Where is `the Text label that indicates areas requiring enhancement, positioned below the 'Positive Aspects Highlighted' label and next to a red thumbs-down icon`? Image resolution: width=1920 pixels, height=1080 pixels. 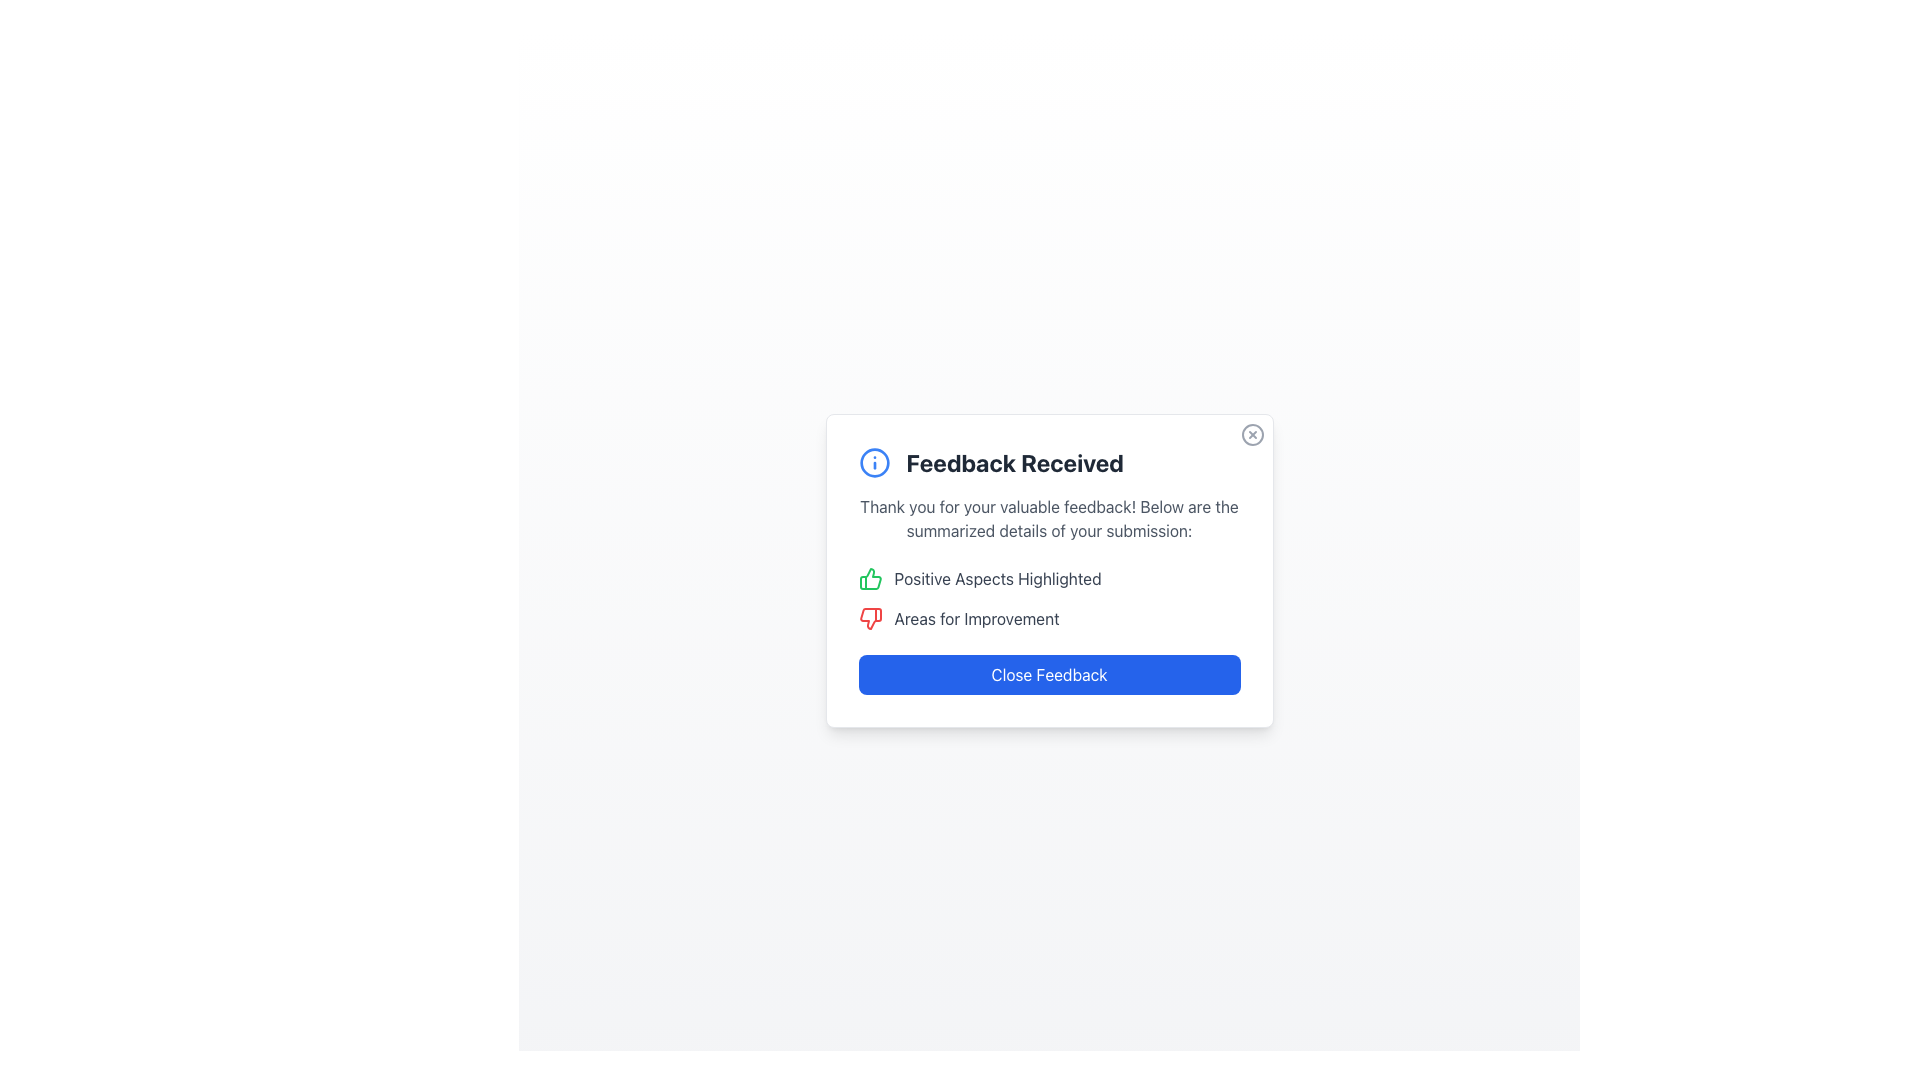 the Text label that indicates areas requiring enhancement, positioned below the 'Positive Aspects Highlighted' label and next to a red thumbs-down icon is located at coordinates (977, 617).